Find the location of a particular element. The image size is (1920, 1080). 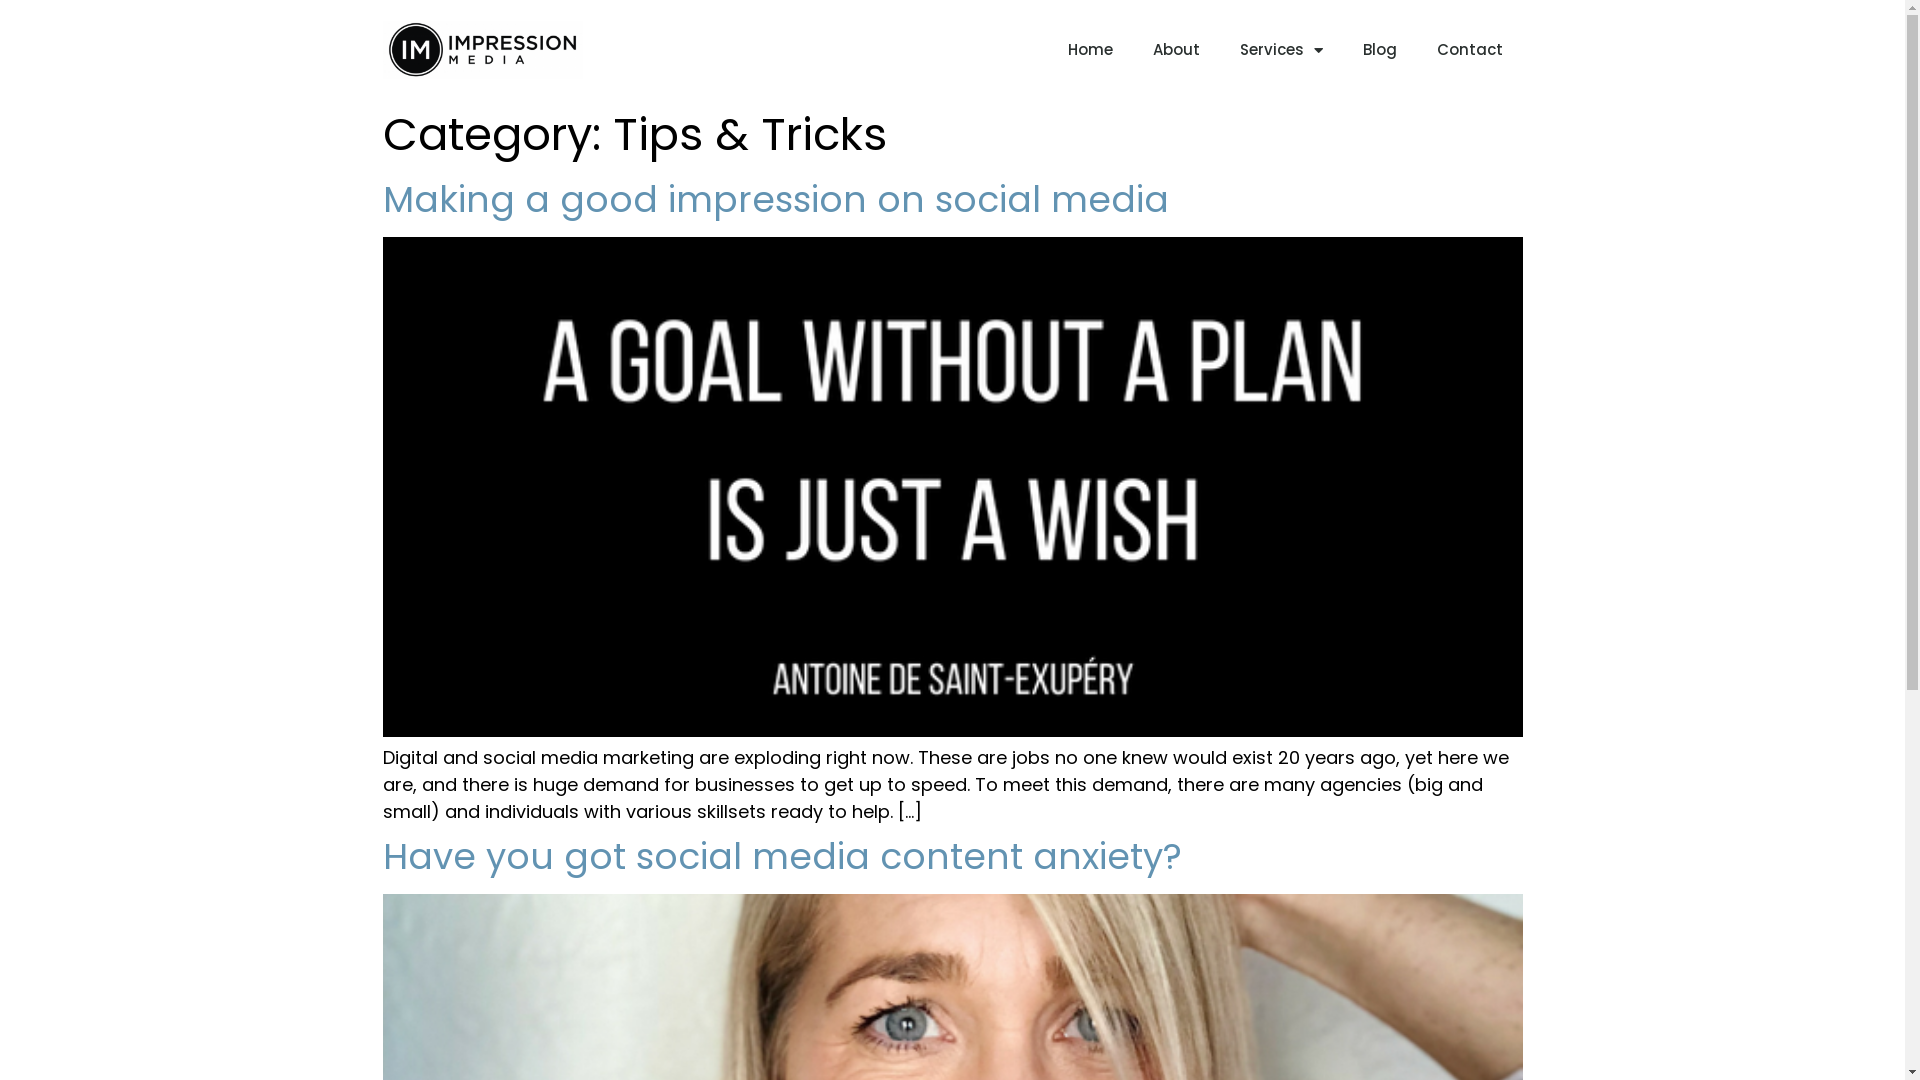

'About' is located at coordinates (1175, 49).